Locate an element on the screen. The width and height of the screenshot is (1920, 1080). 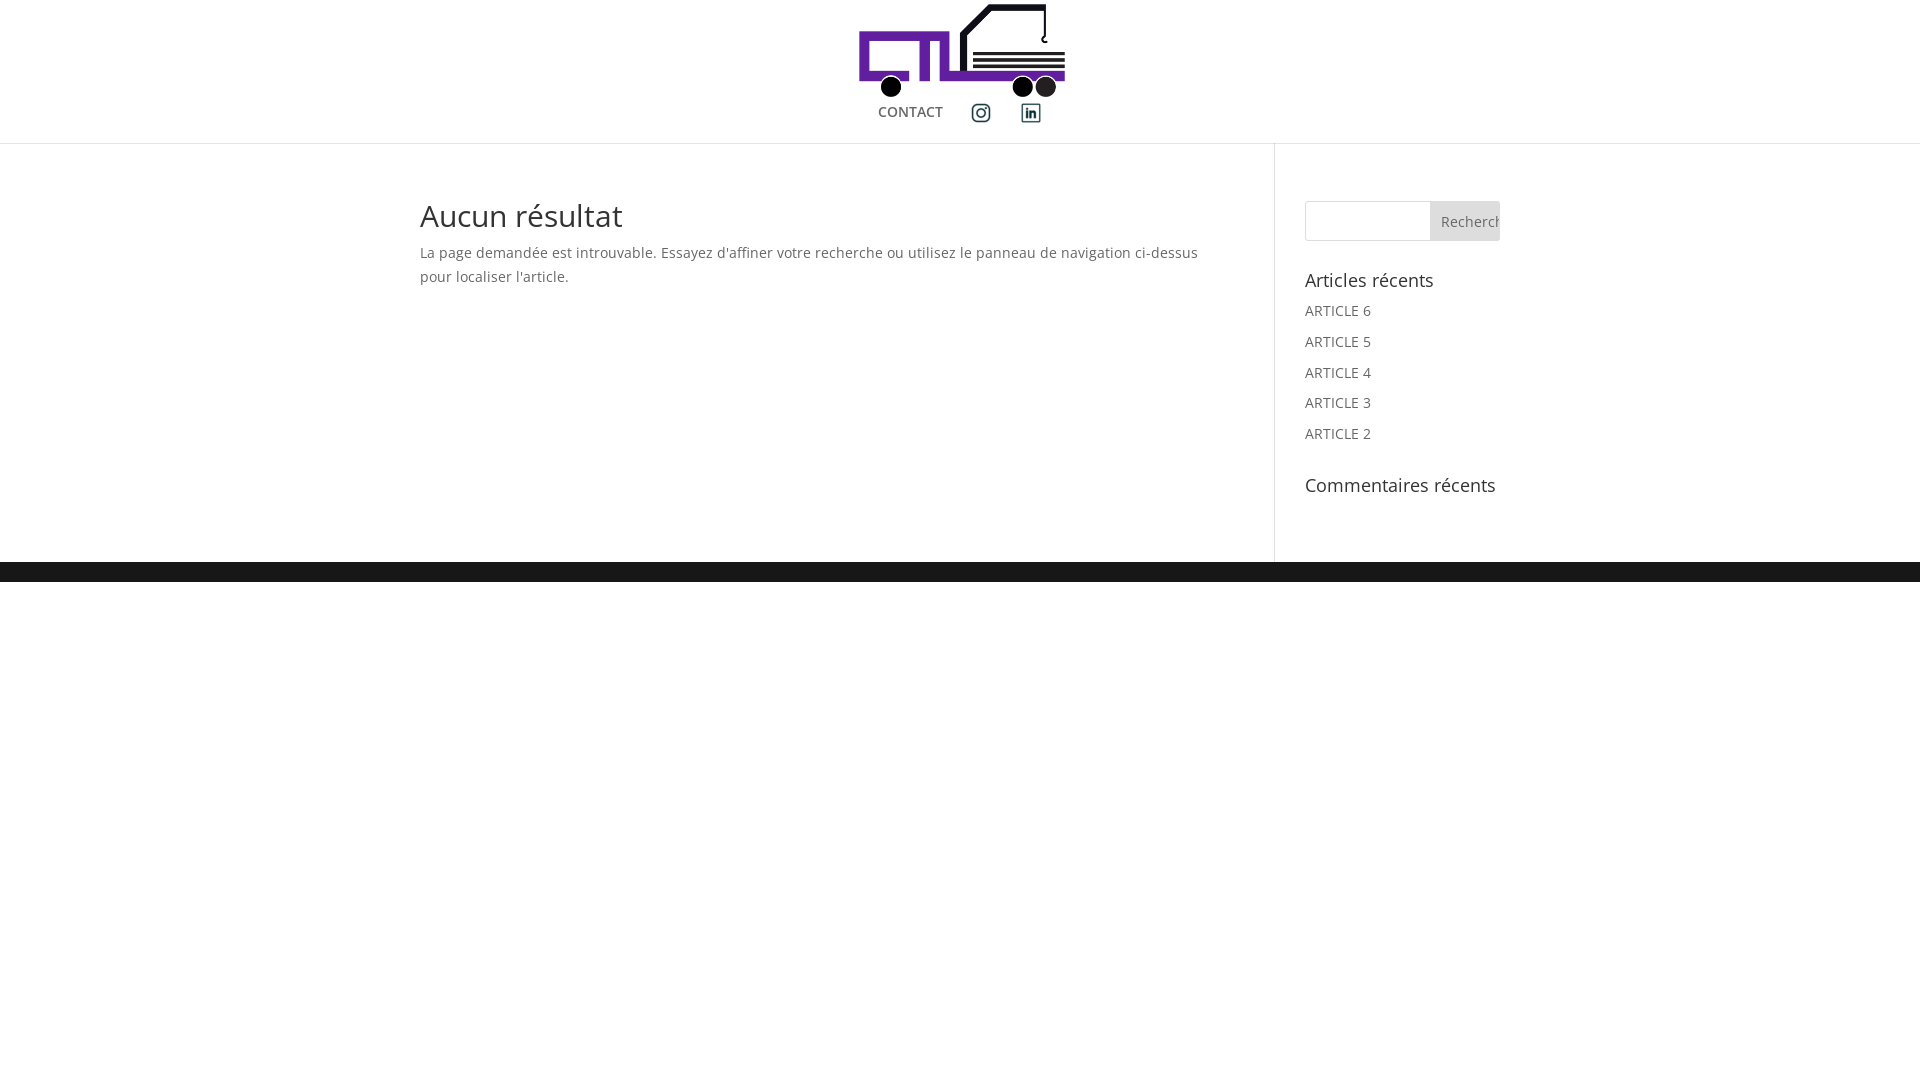
'ARTICLE 2' is located at coordinates (1305, 432).